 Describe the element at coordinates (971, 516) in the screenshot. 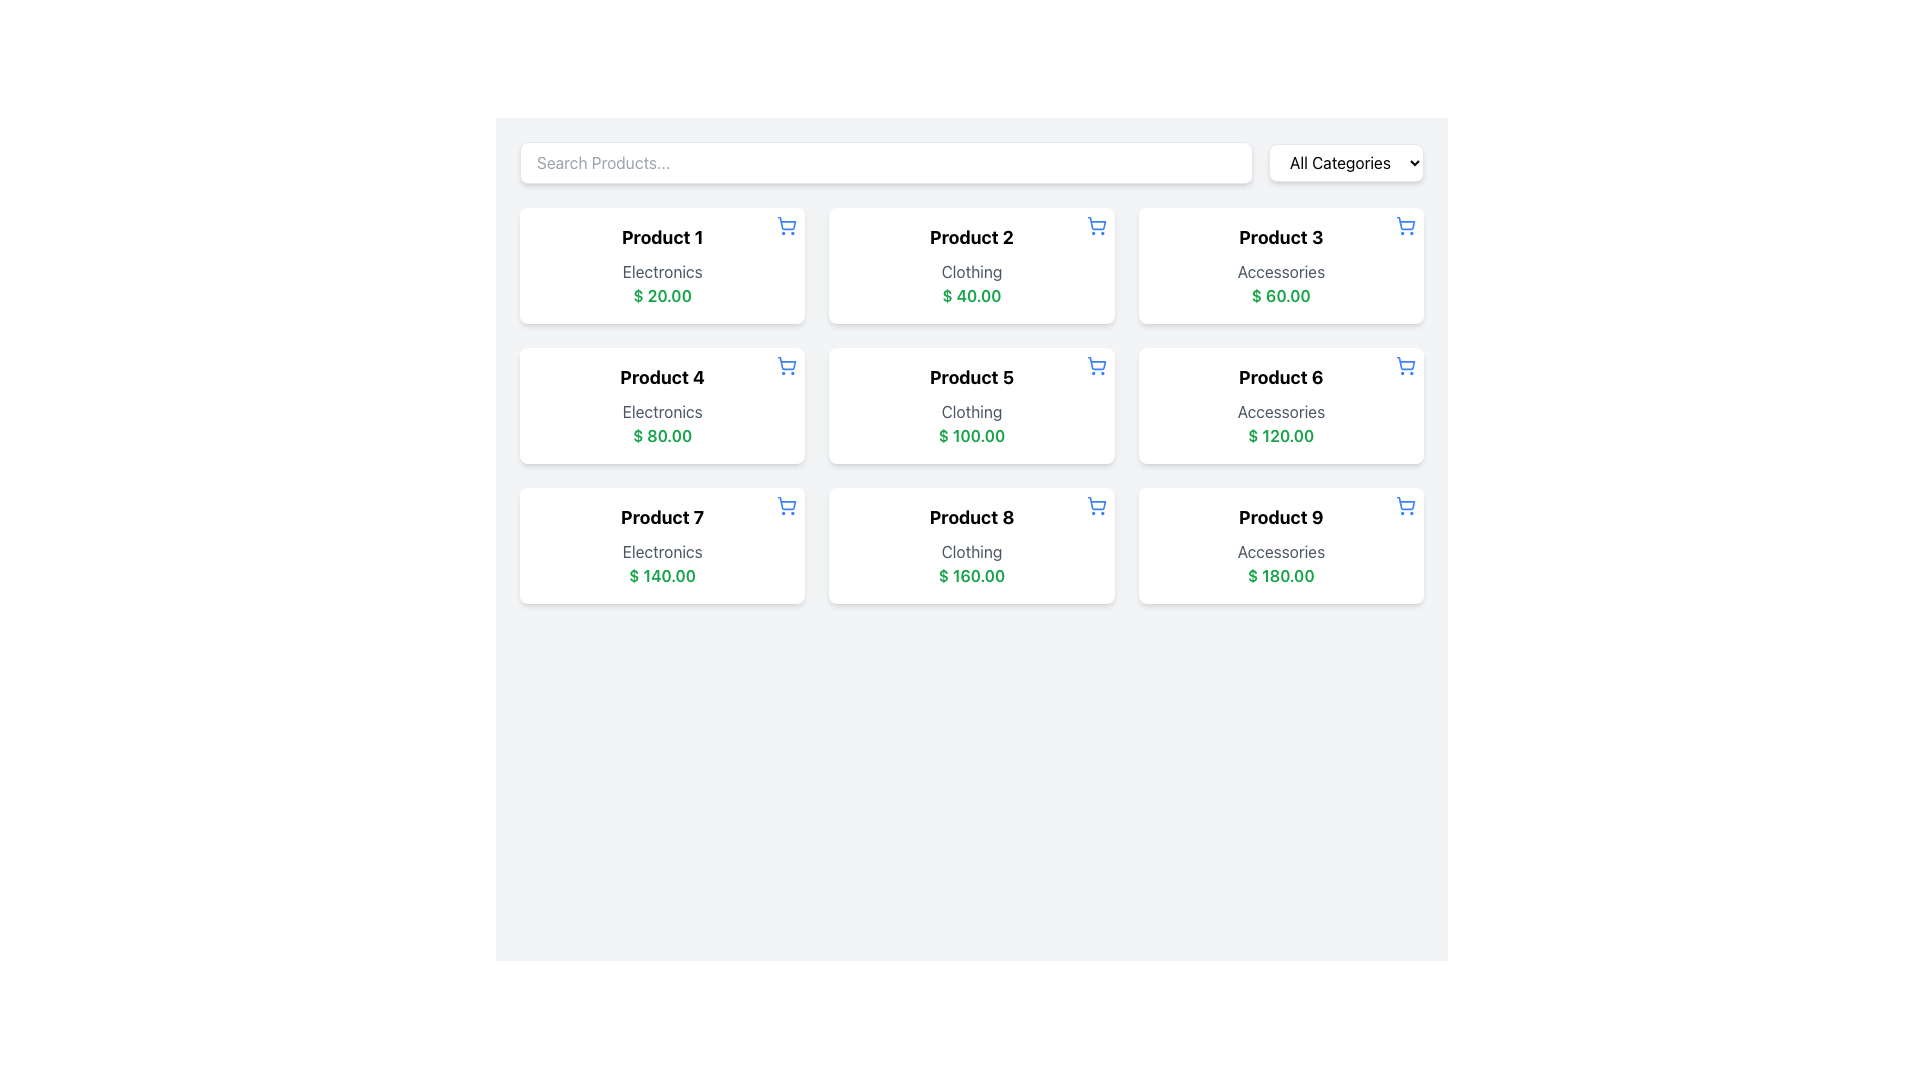

I see `text of the product label positioned at the top of the card, which identifies the product and is located near the category label and price` at that location.